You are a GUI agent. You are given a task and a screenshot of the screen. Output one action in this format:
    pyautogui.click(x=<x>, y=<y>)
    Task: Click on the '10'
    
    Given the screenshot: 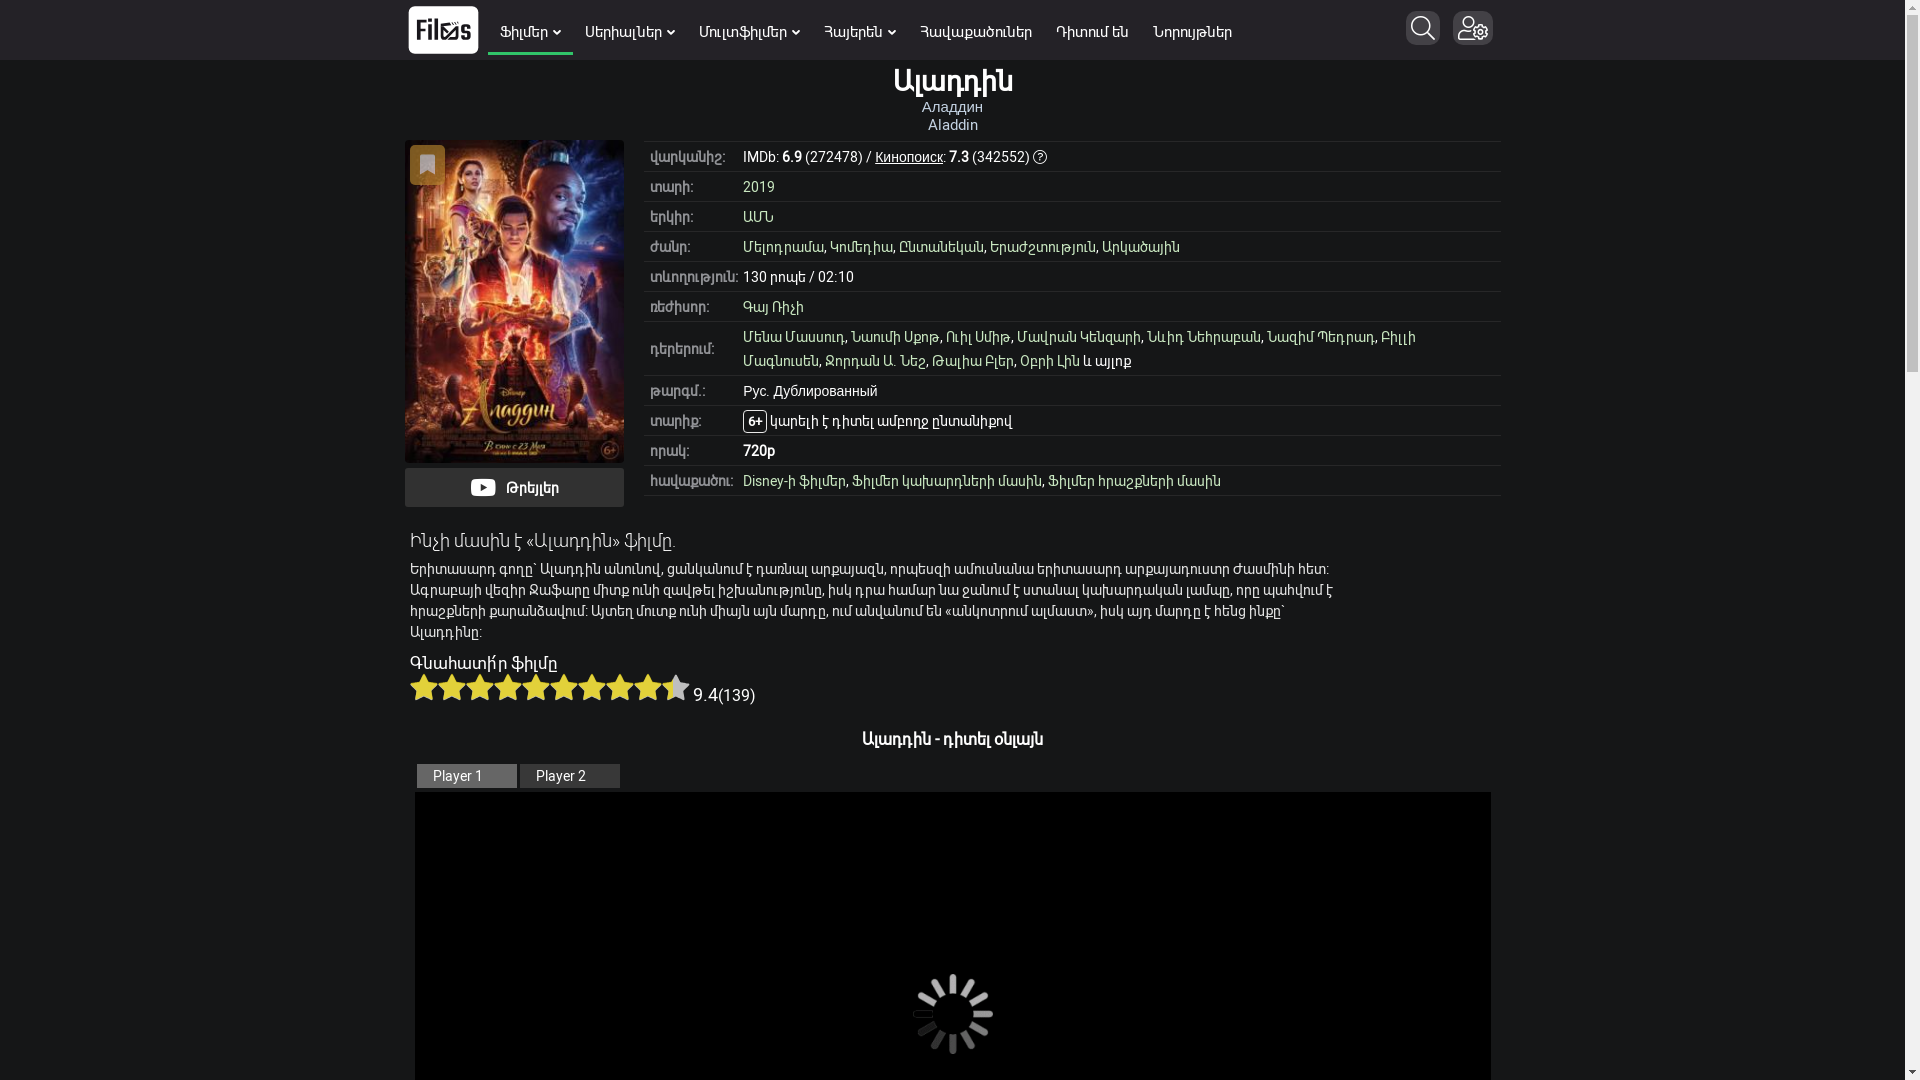 What is the action you would take?
    pyautogui.click(x=676, y=685)
    